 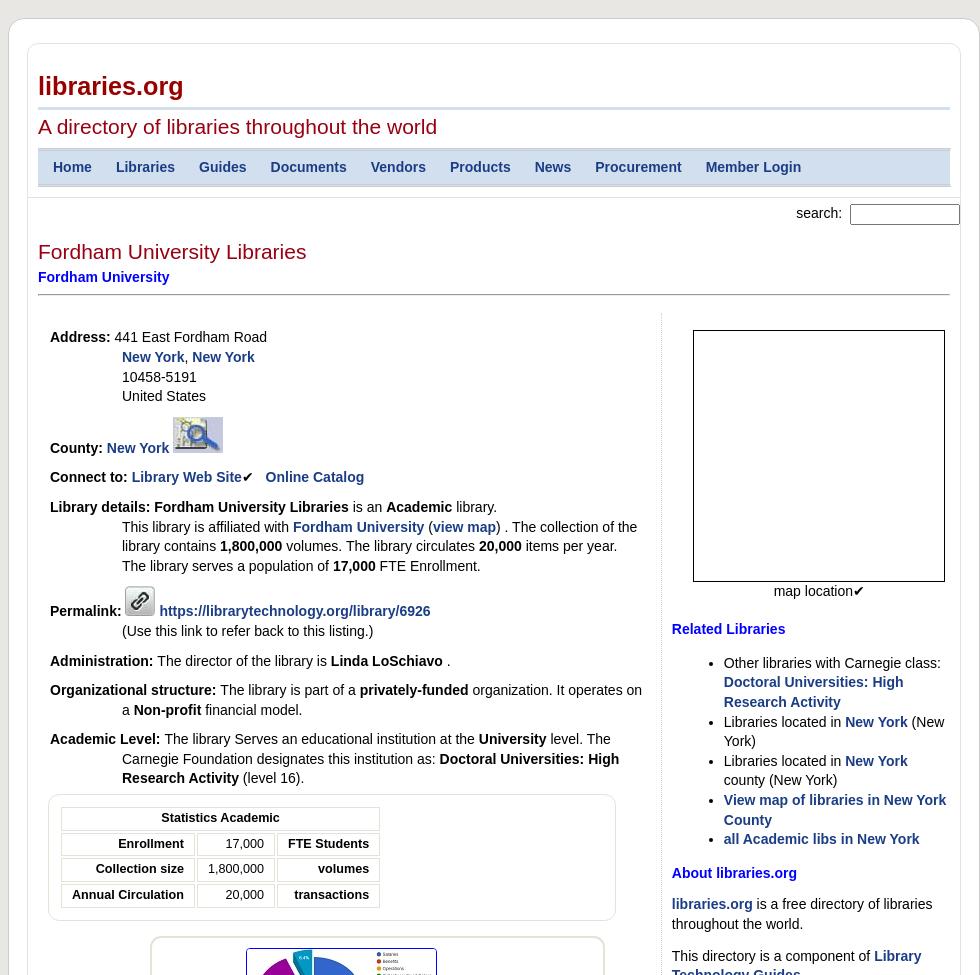 What do you see at coordinates (795, 211) in the screenshot?
I see `'search:'` at bounding box center [795, 211].